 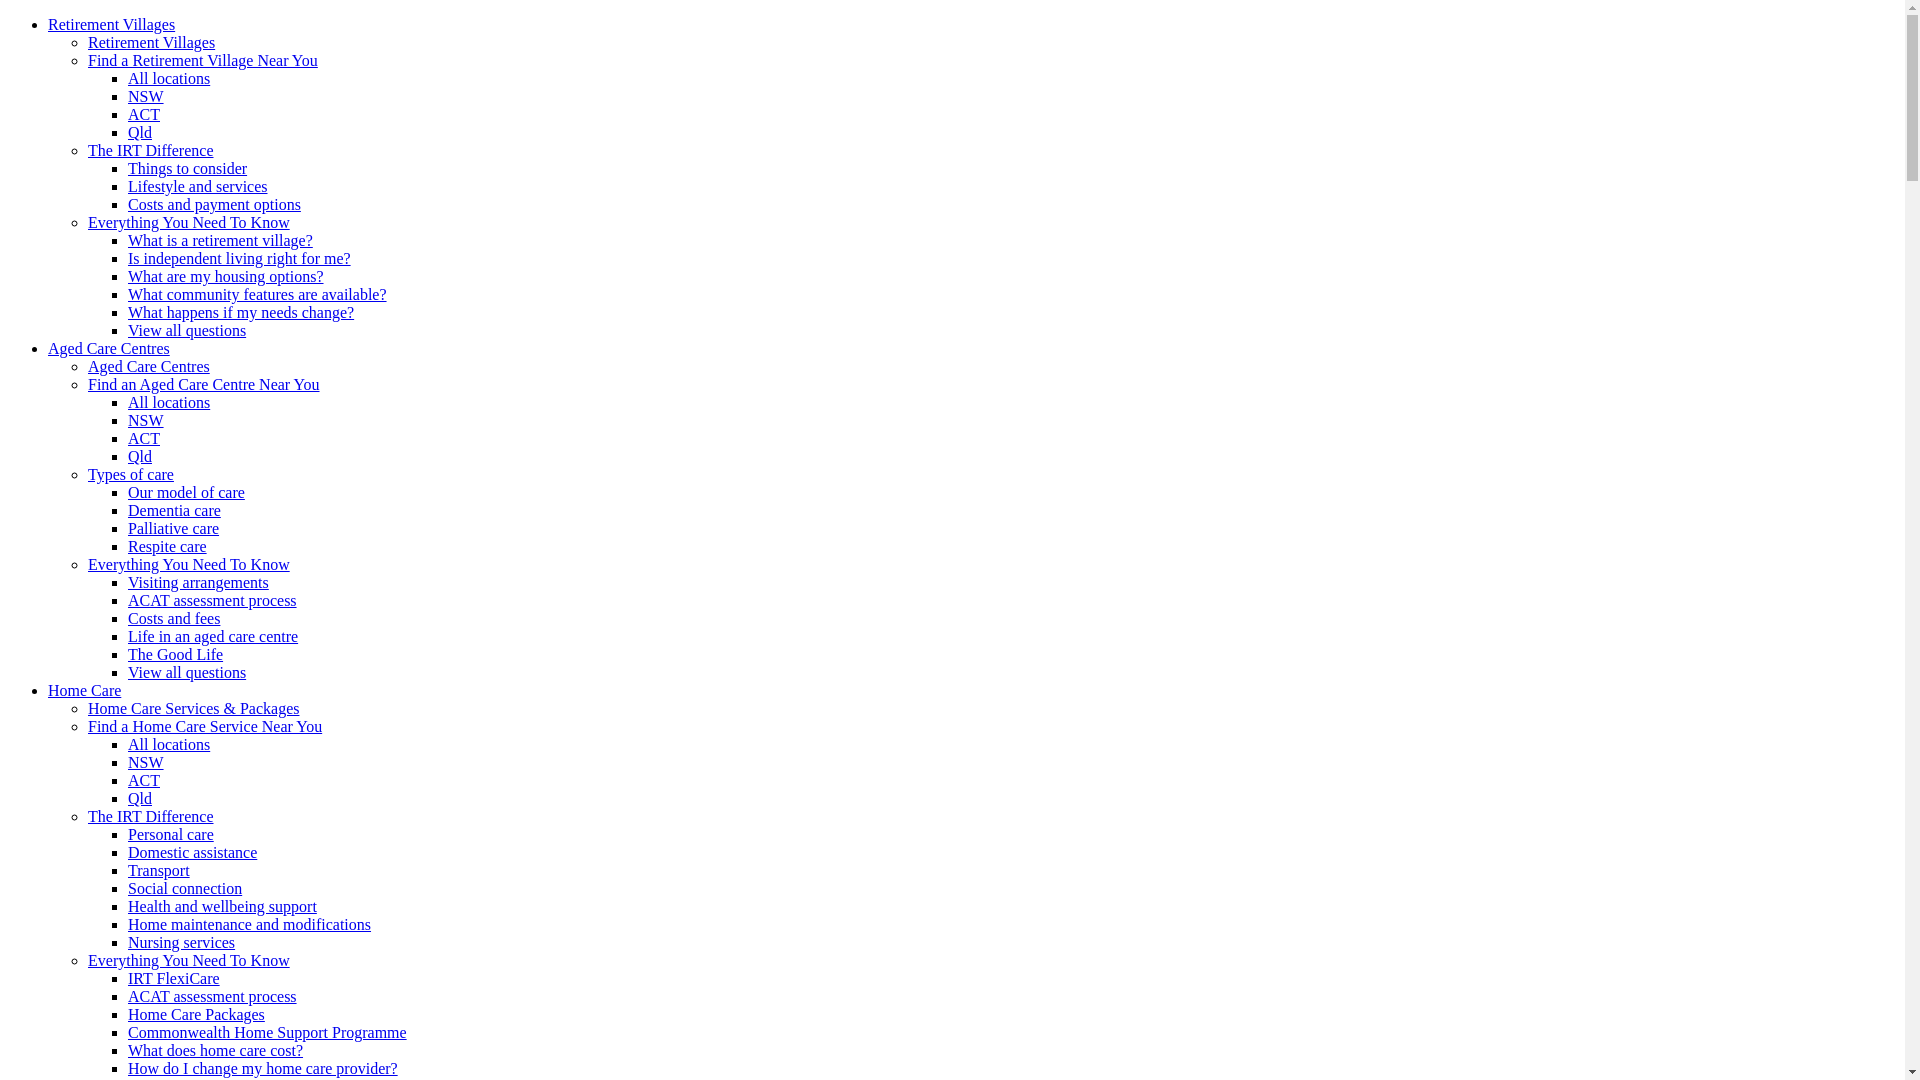 I want to click on 'Find a Retirement Village Near You', so click(x=202, y=59).